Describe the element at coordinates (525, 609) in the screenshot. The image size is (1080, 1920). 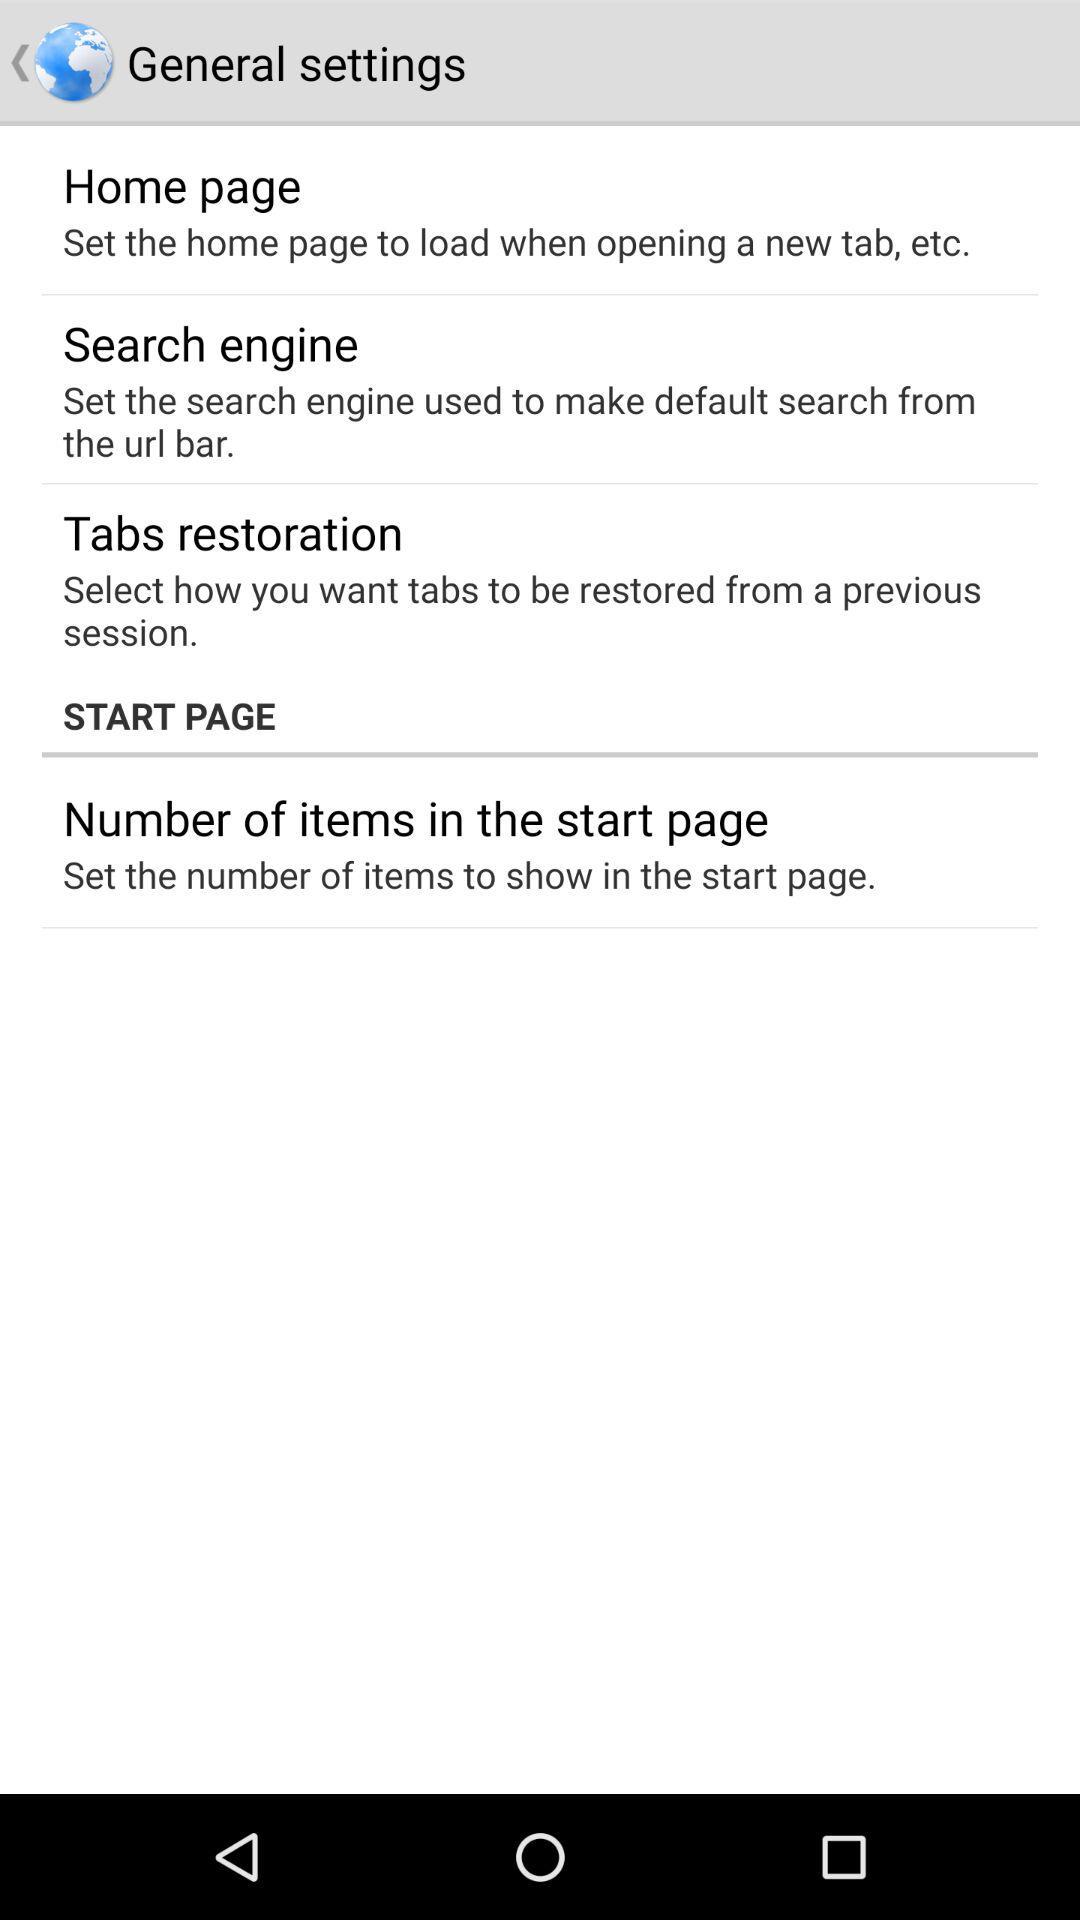
I see `select how you app` at that location.